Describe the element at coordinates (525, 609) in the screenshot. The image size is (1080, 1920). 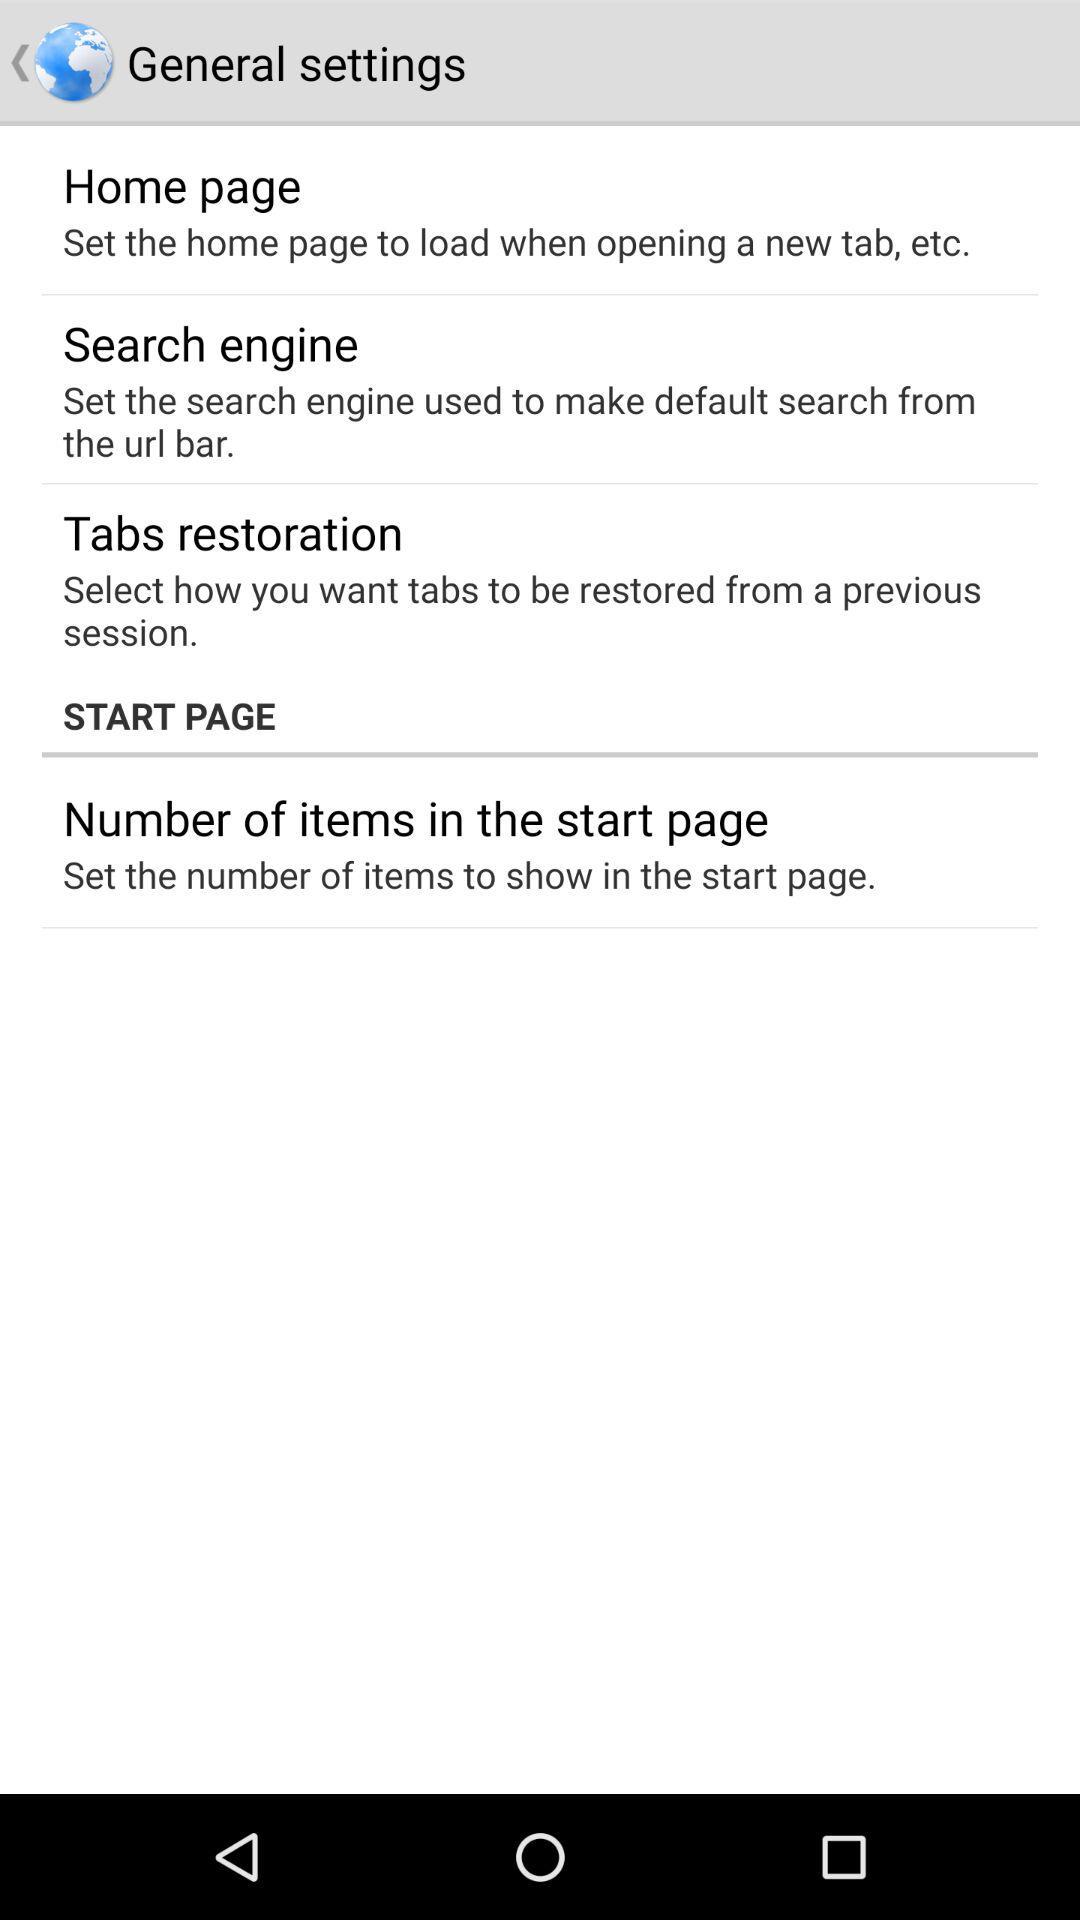
I see `select how you app` at that location.